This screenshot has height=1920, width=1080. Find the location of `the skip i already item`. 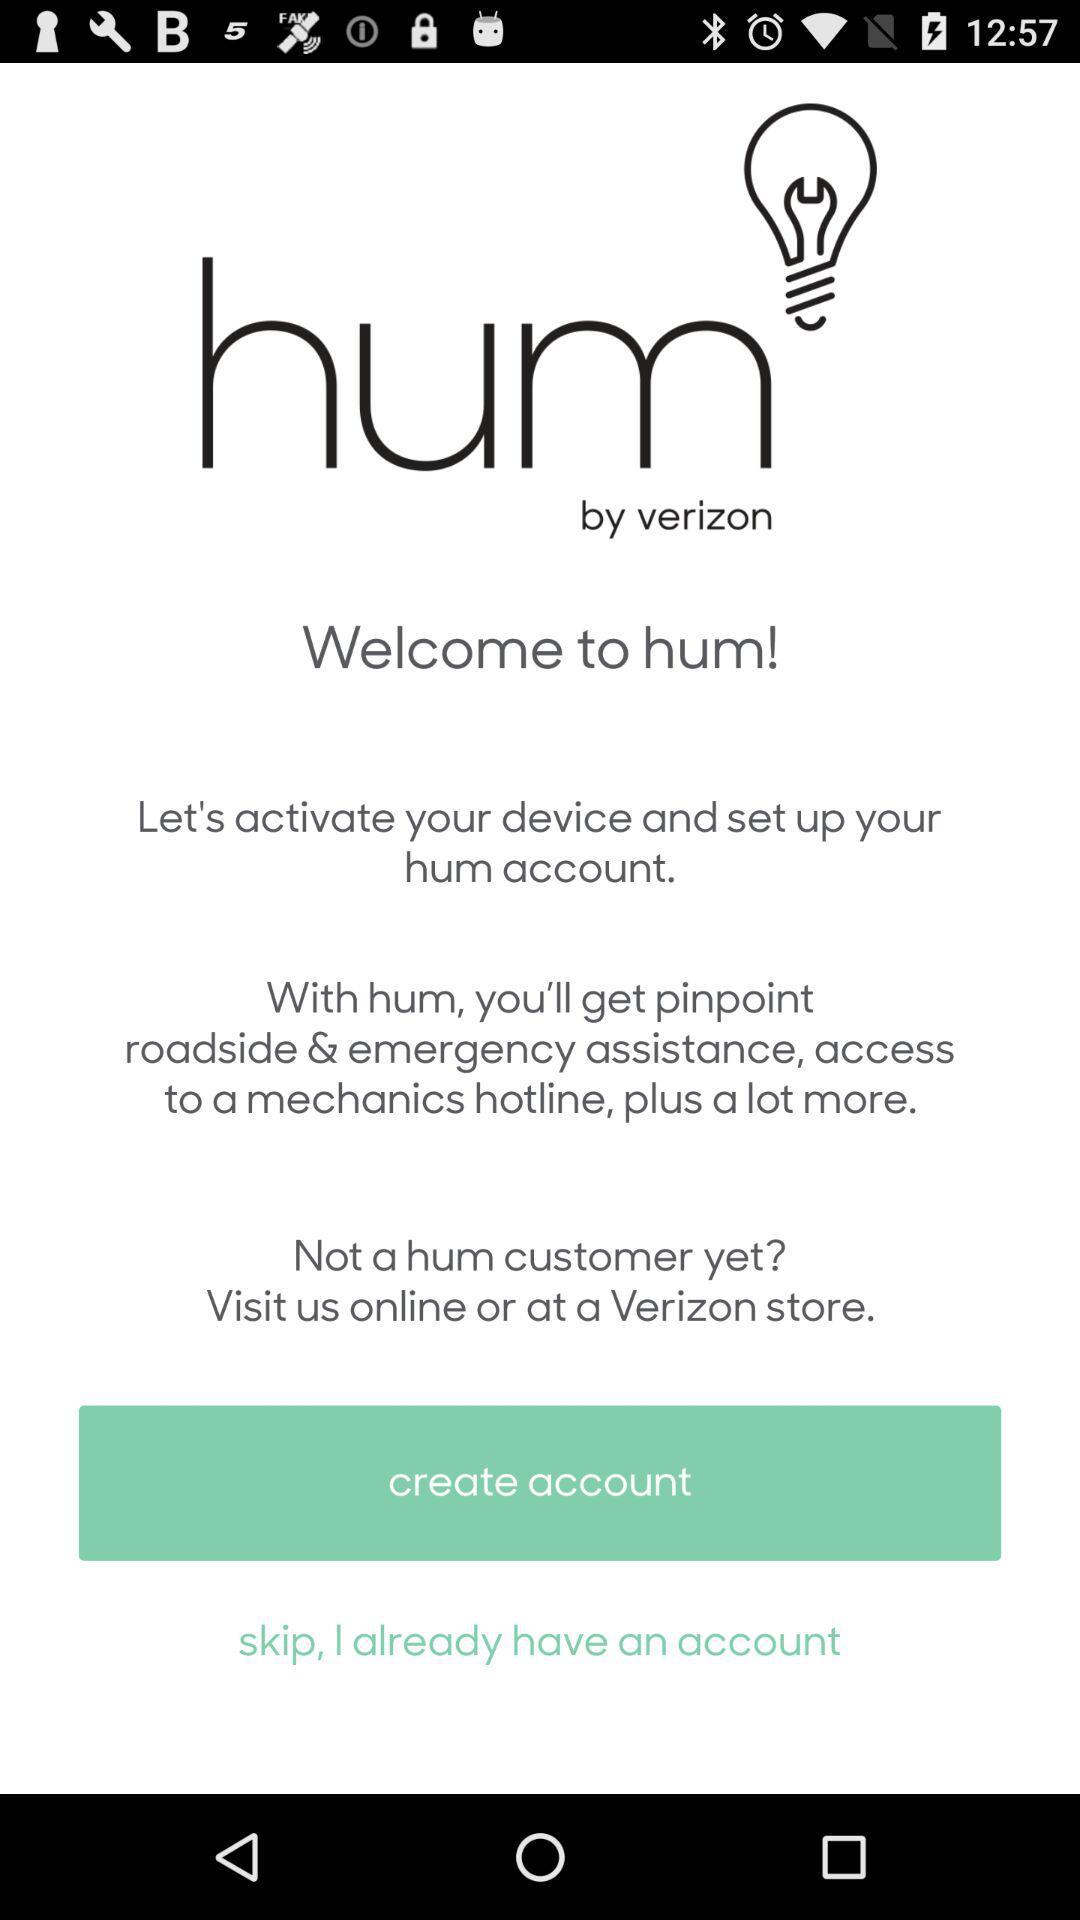

the skip i already item is located at coordinates (540, 1638).